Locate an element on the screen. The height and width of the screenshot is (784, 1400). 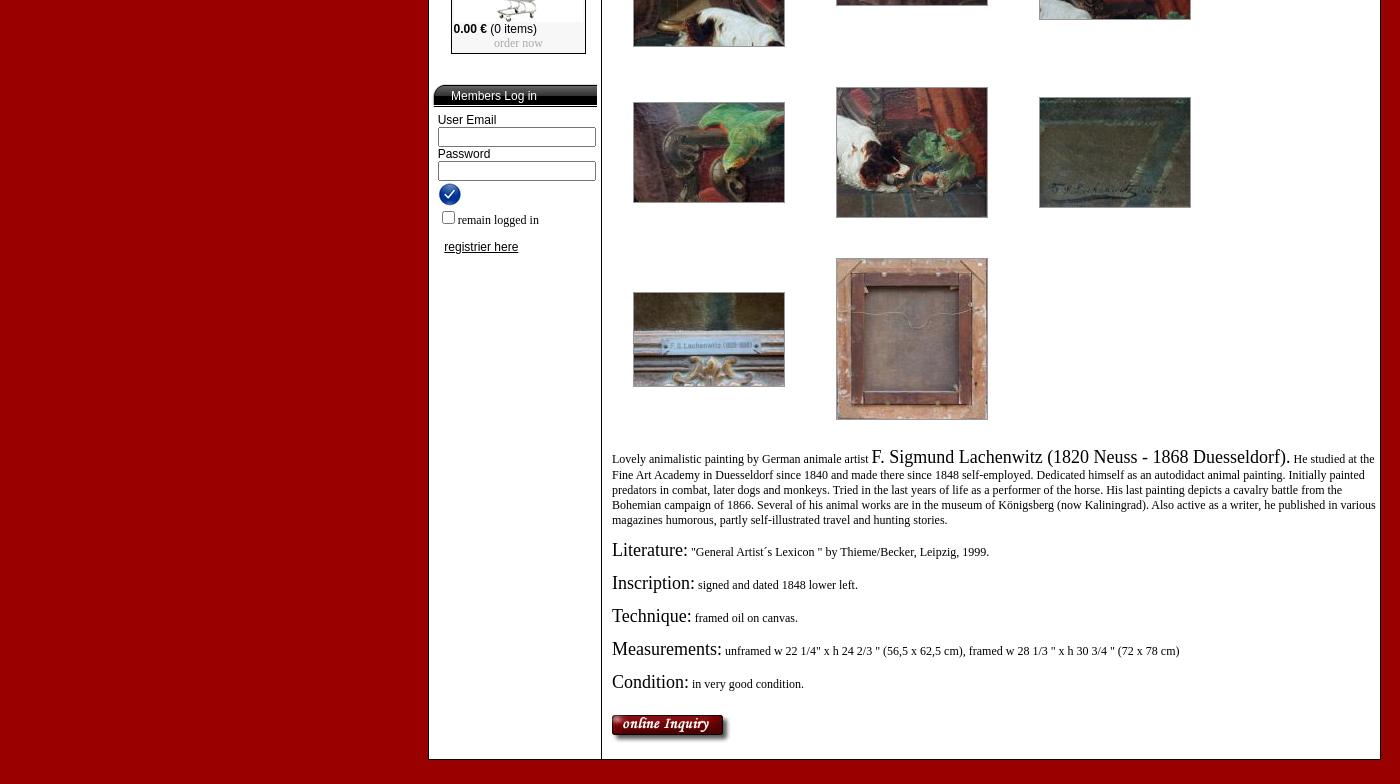
'0.00 €' is located at coordinates (469, 29).